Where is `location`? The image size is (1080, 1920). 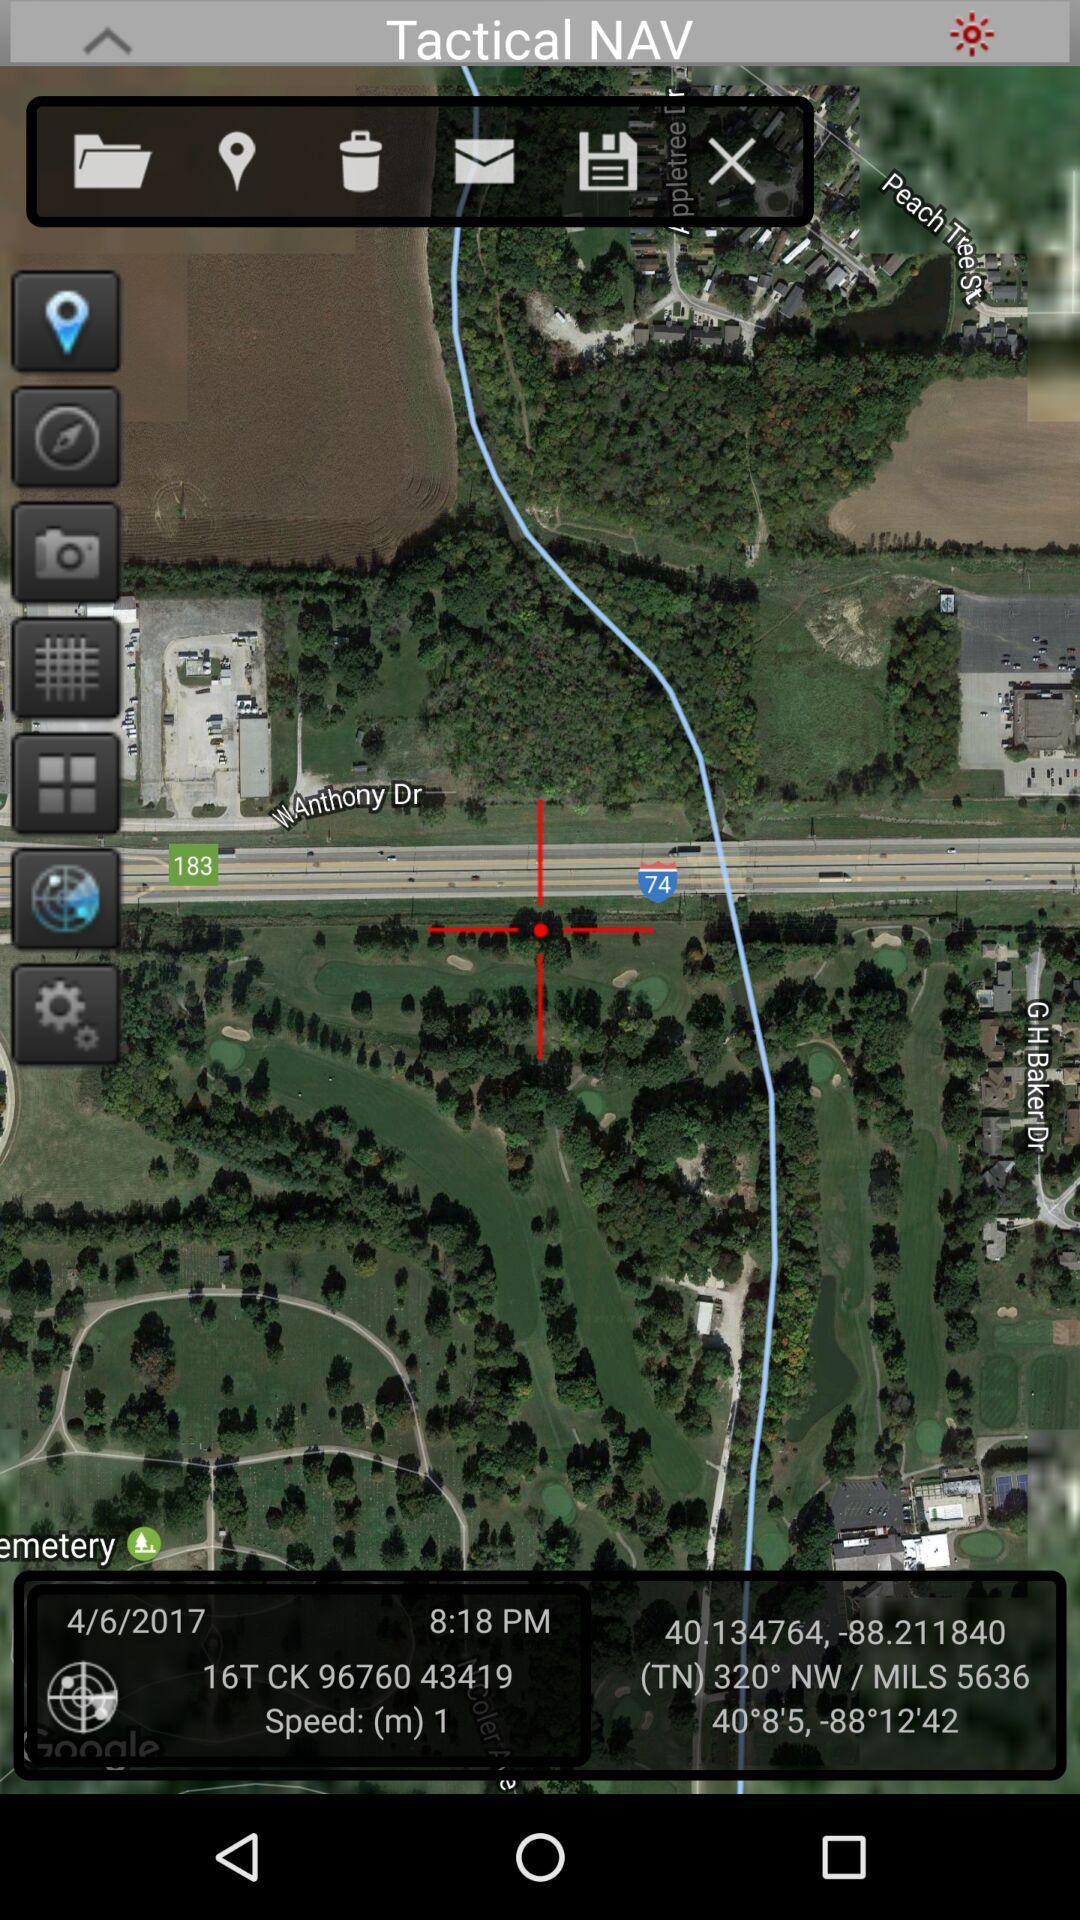
location is located at coordinates (255, 156).